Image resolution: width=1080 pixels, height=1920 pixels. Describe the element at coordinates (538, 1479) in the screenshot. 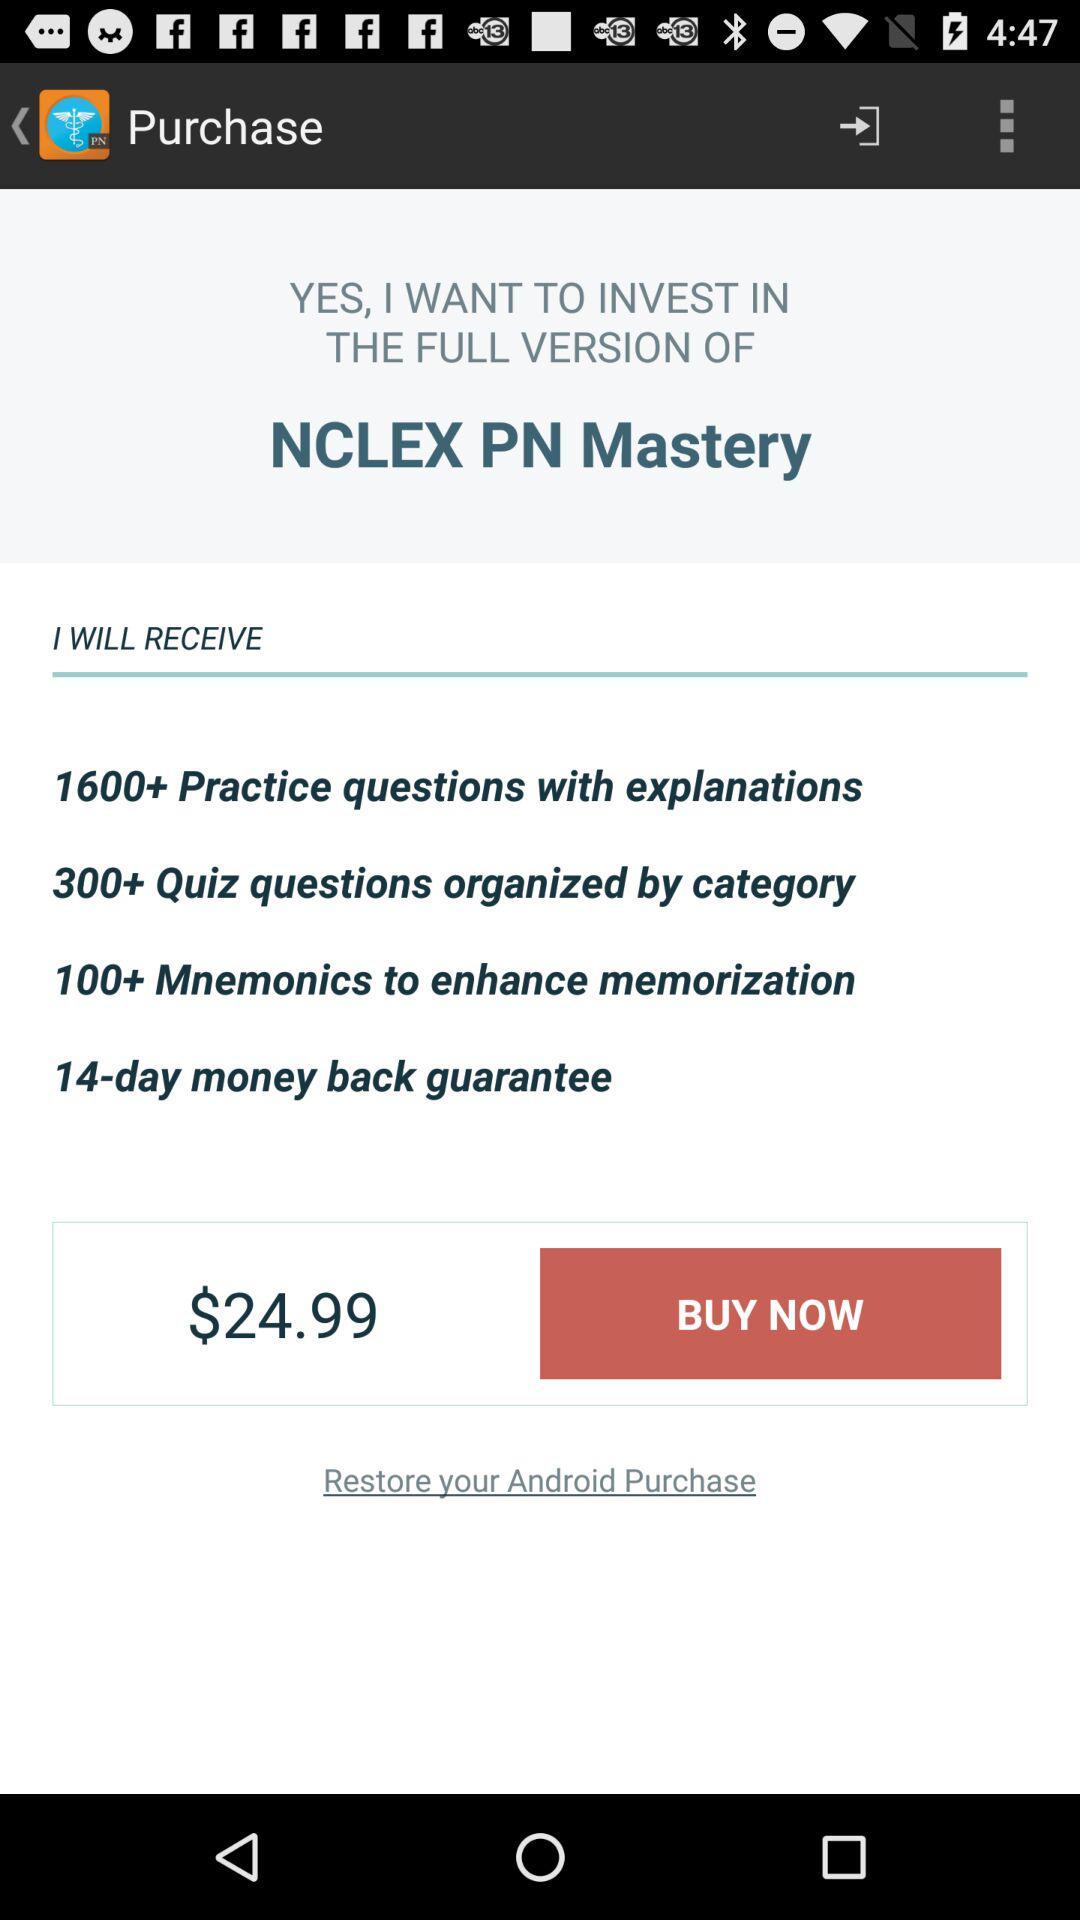

I see `the item below $24.99` at that location.